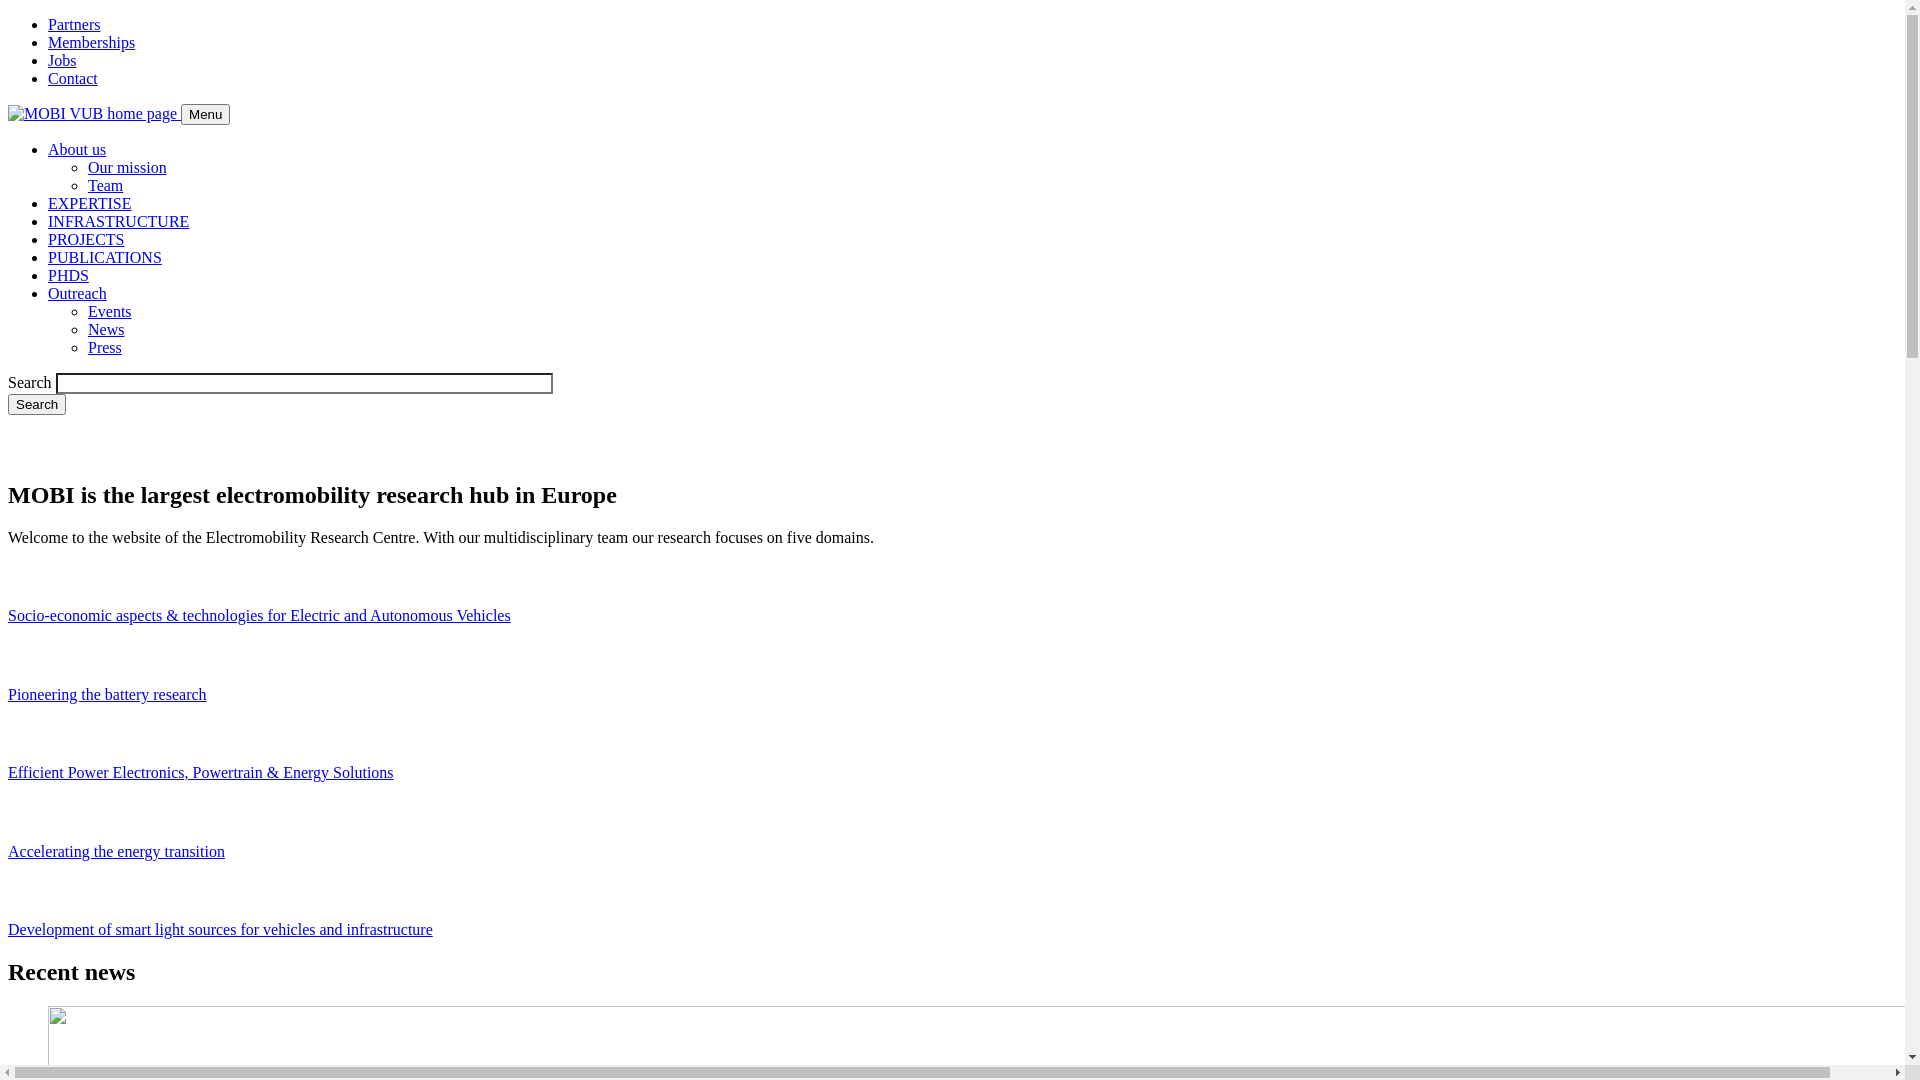 This screenshot has height=1080, width=1920. I want to click on 'INFRASTRUCTURE', so click(48, 221).